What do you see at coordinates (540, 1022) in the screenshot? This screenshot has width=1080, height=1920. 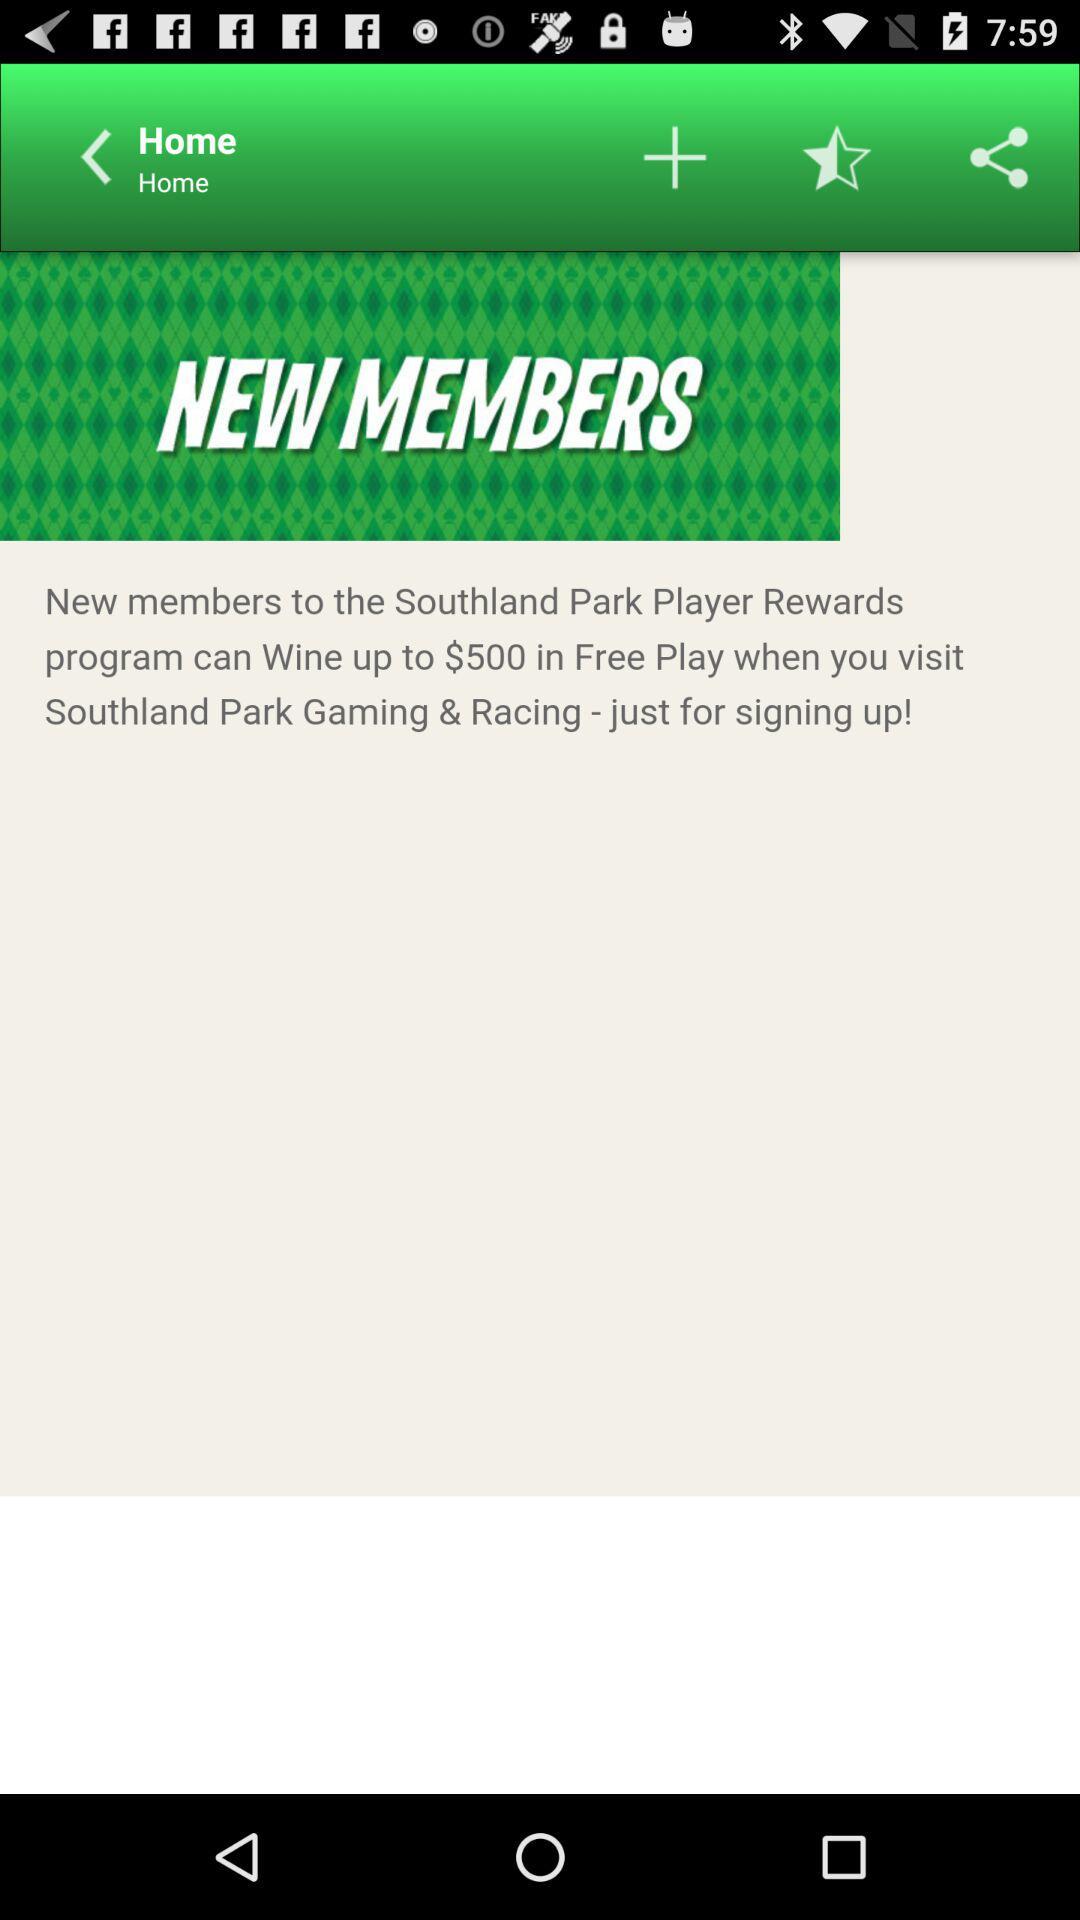 I see `screen page` at bounding box center [540, 1022].